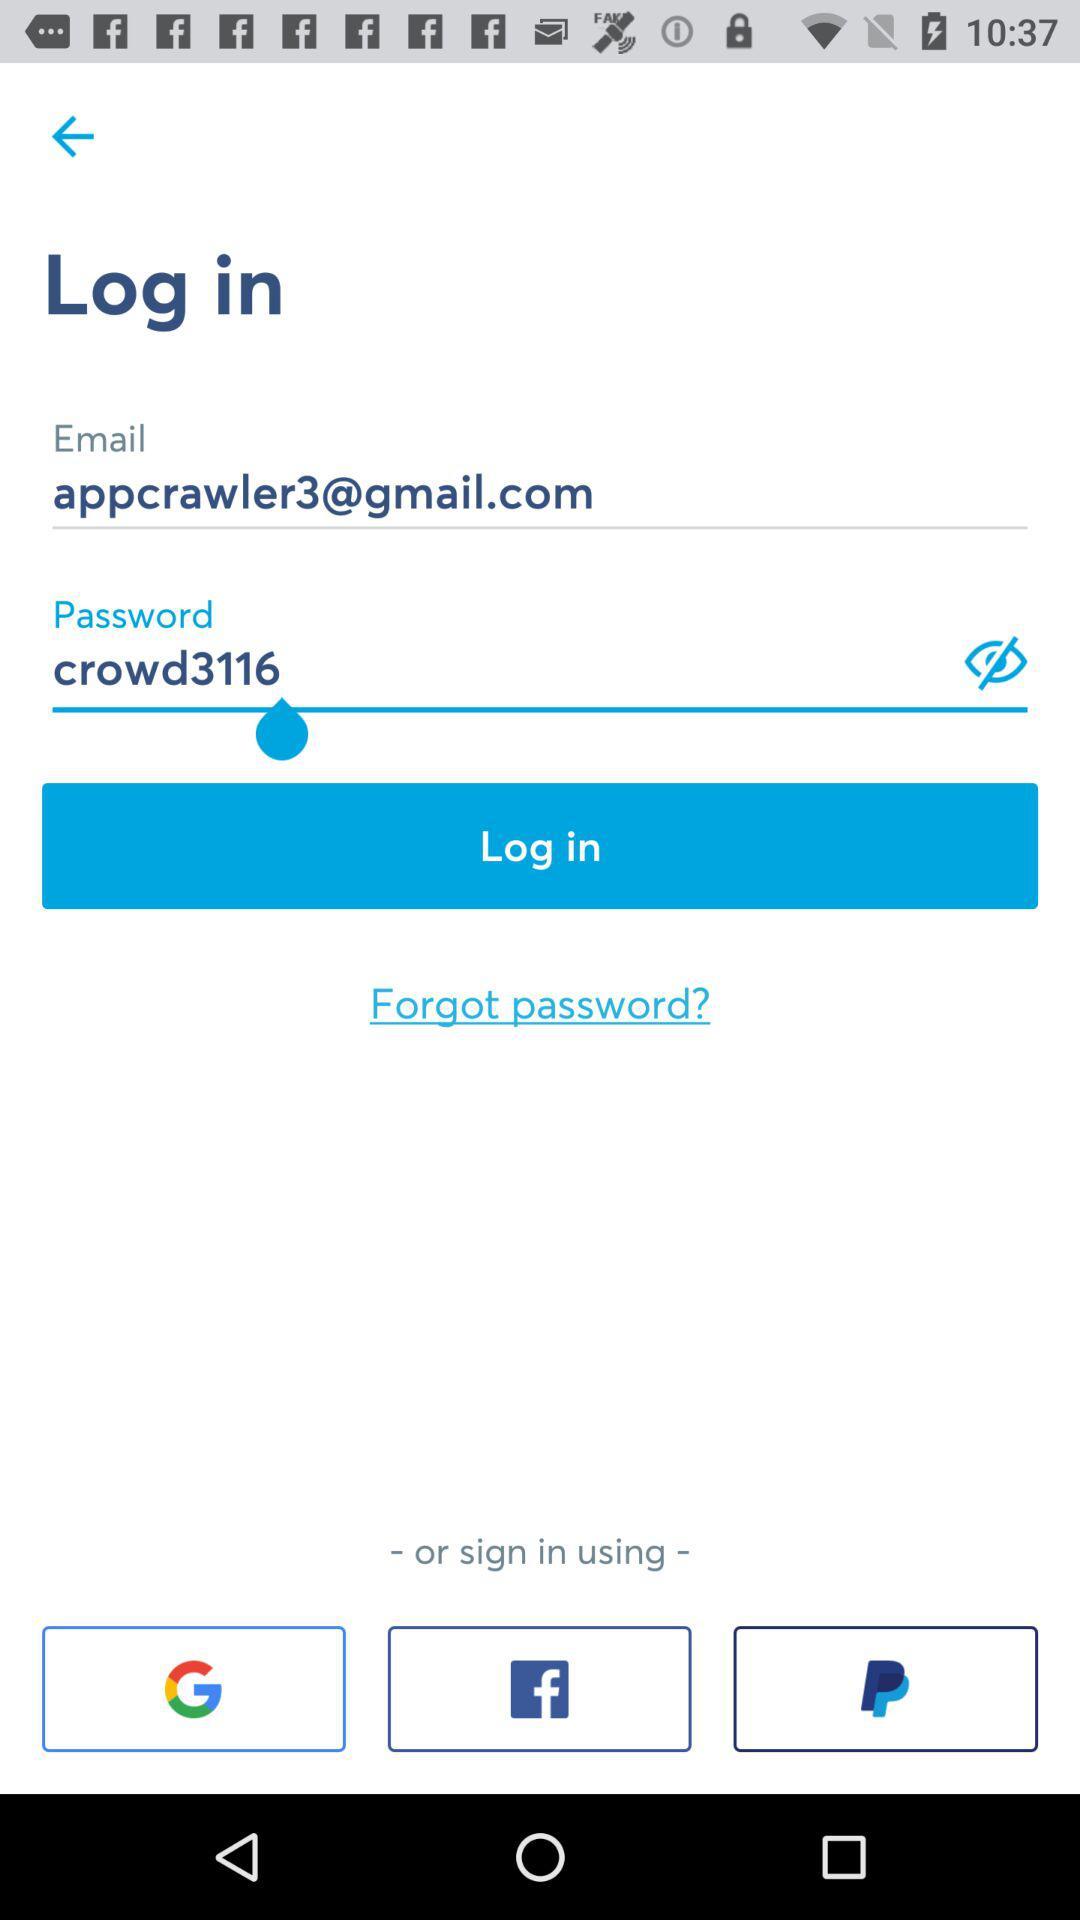 The width and height of the screenshot is (1080, 1920). I want to click on icon below the log in, so click(540, 1003).